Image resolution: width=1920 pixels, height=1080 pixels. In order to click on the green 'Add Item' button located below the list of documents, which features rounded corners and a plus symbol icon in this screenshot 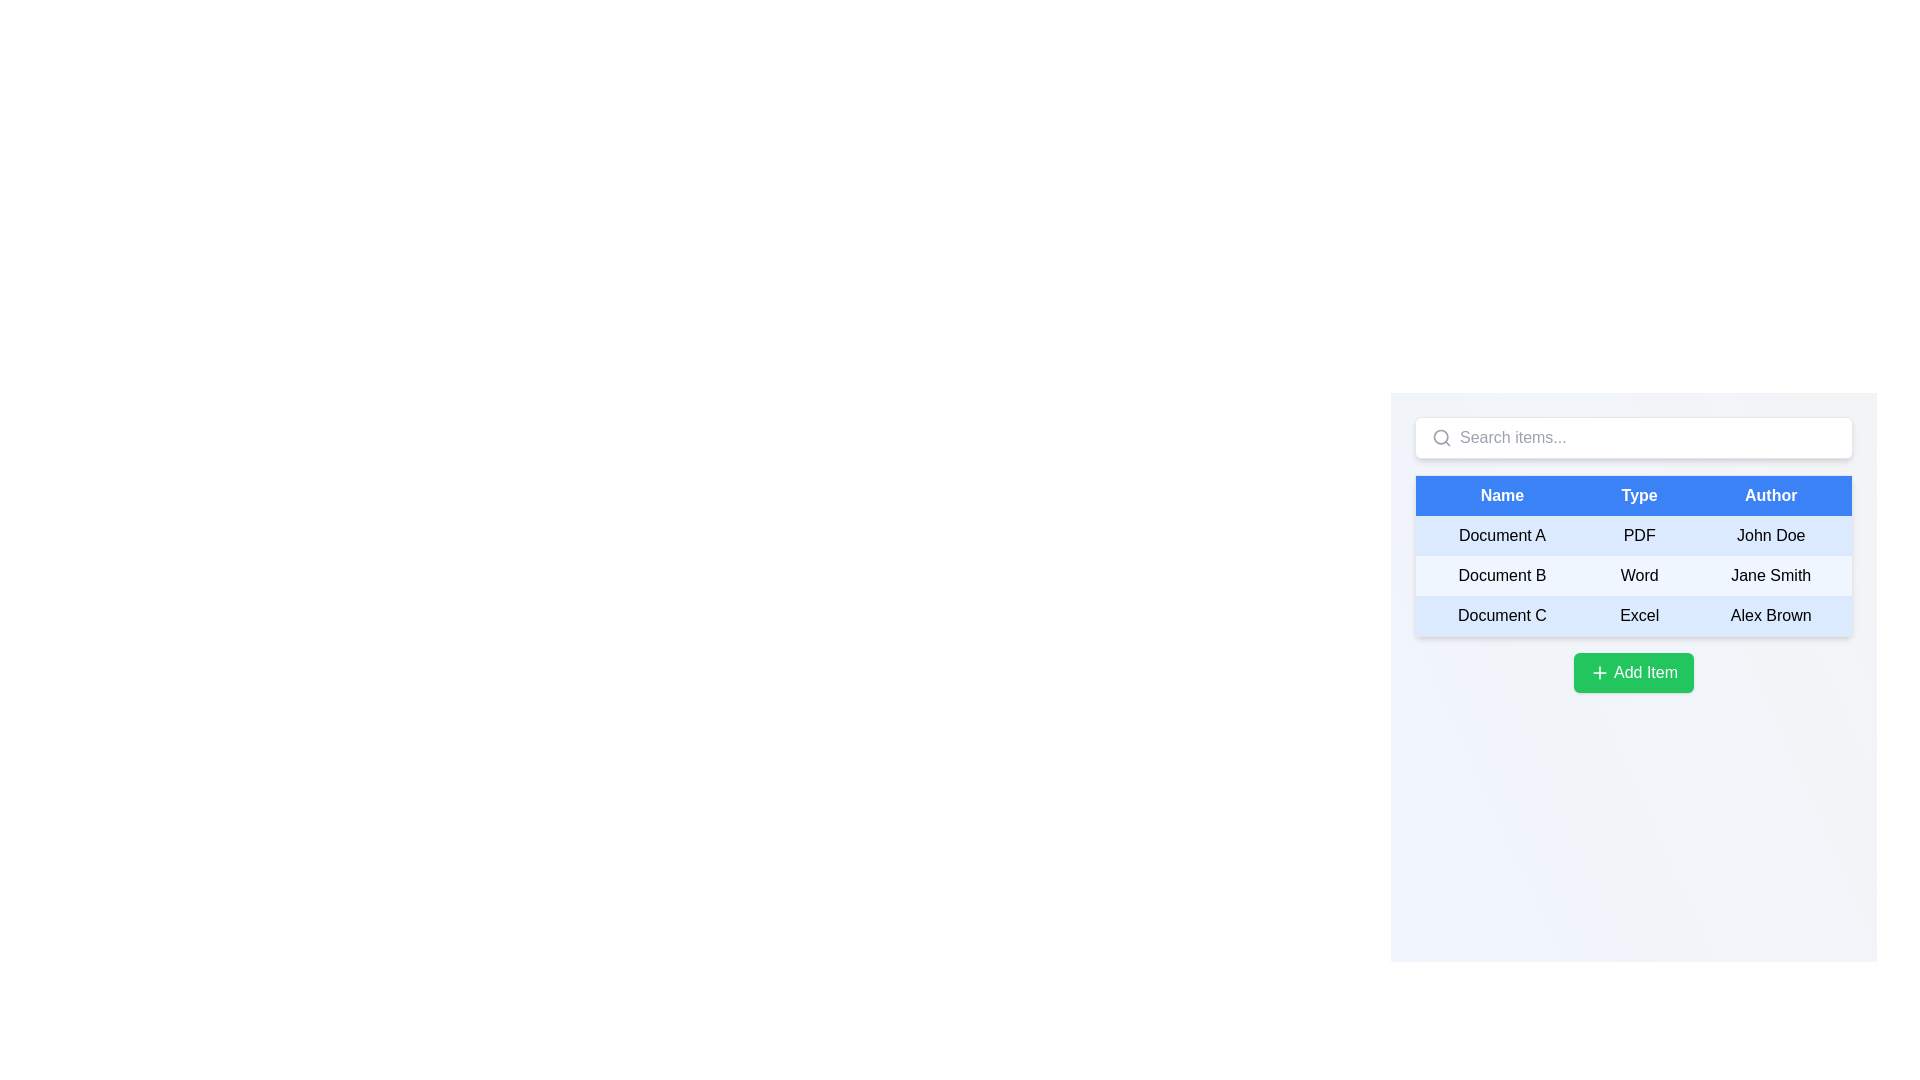, I will do `click(1633, 672)`.